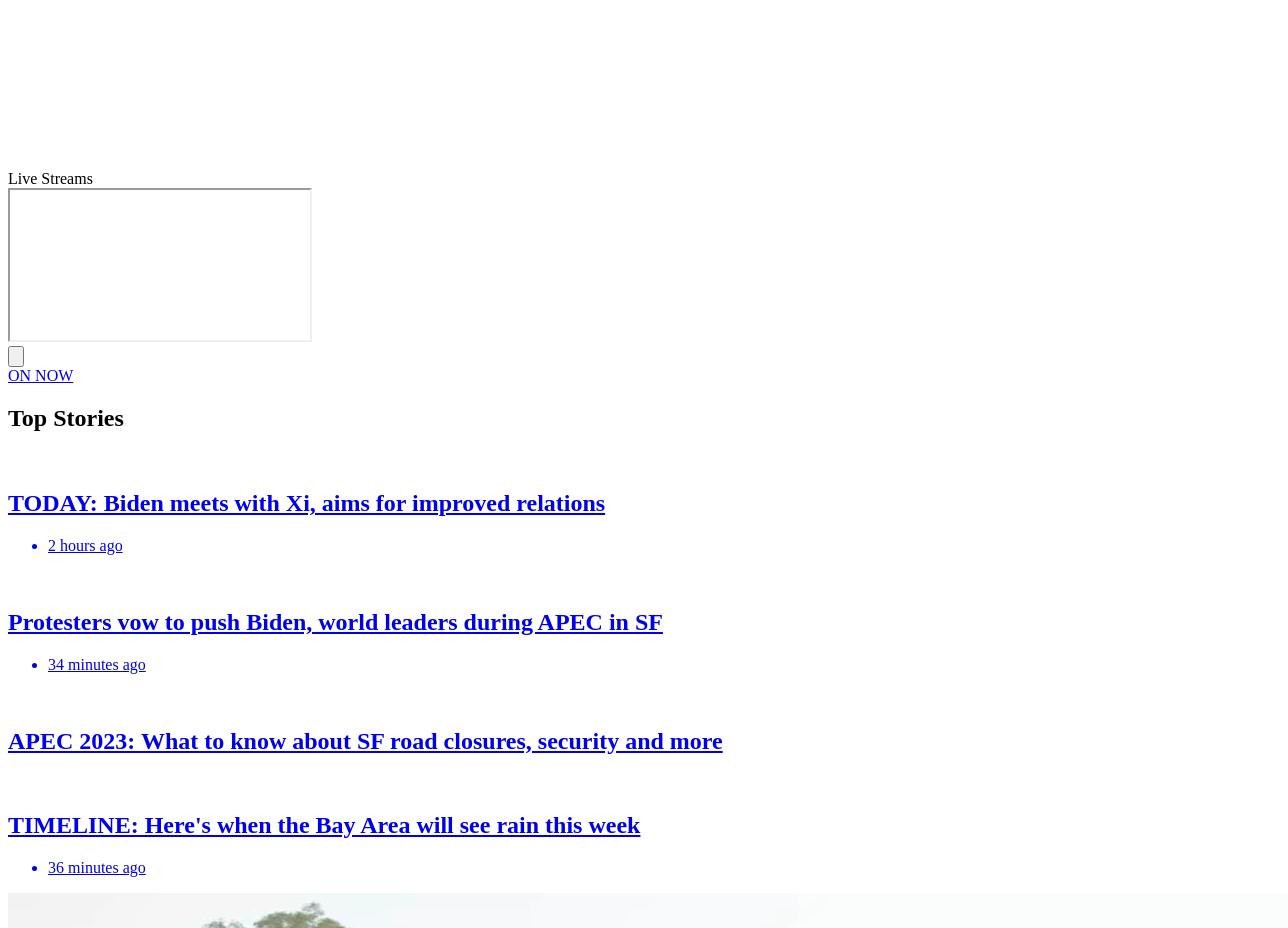 This screenshot has width=1288, height=928. What do you see at coordinates (49, 178) in the screenshot?
I see `'Live Streams'` at bounding box center [49, 178].